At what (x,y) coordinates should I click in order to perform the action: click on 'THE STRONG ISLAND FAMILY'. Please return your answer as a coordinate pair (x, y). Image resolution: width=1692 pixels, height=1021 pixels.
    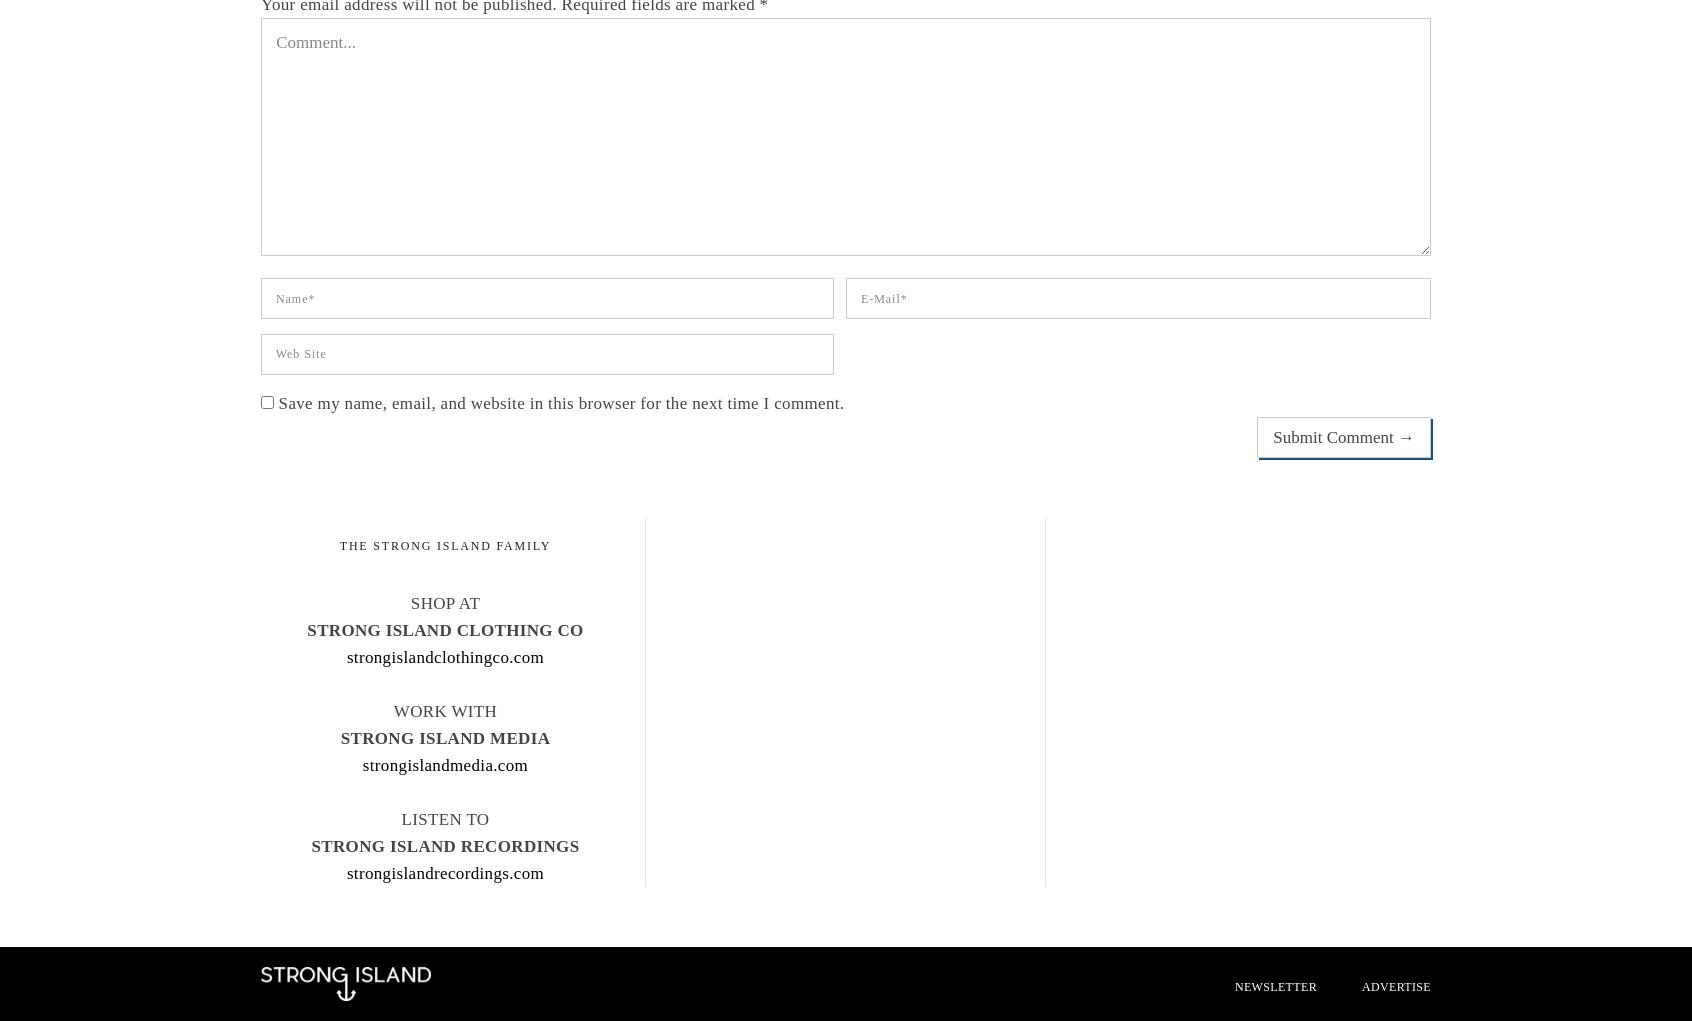
    Looking at the image, I should click on (443, 546).